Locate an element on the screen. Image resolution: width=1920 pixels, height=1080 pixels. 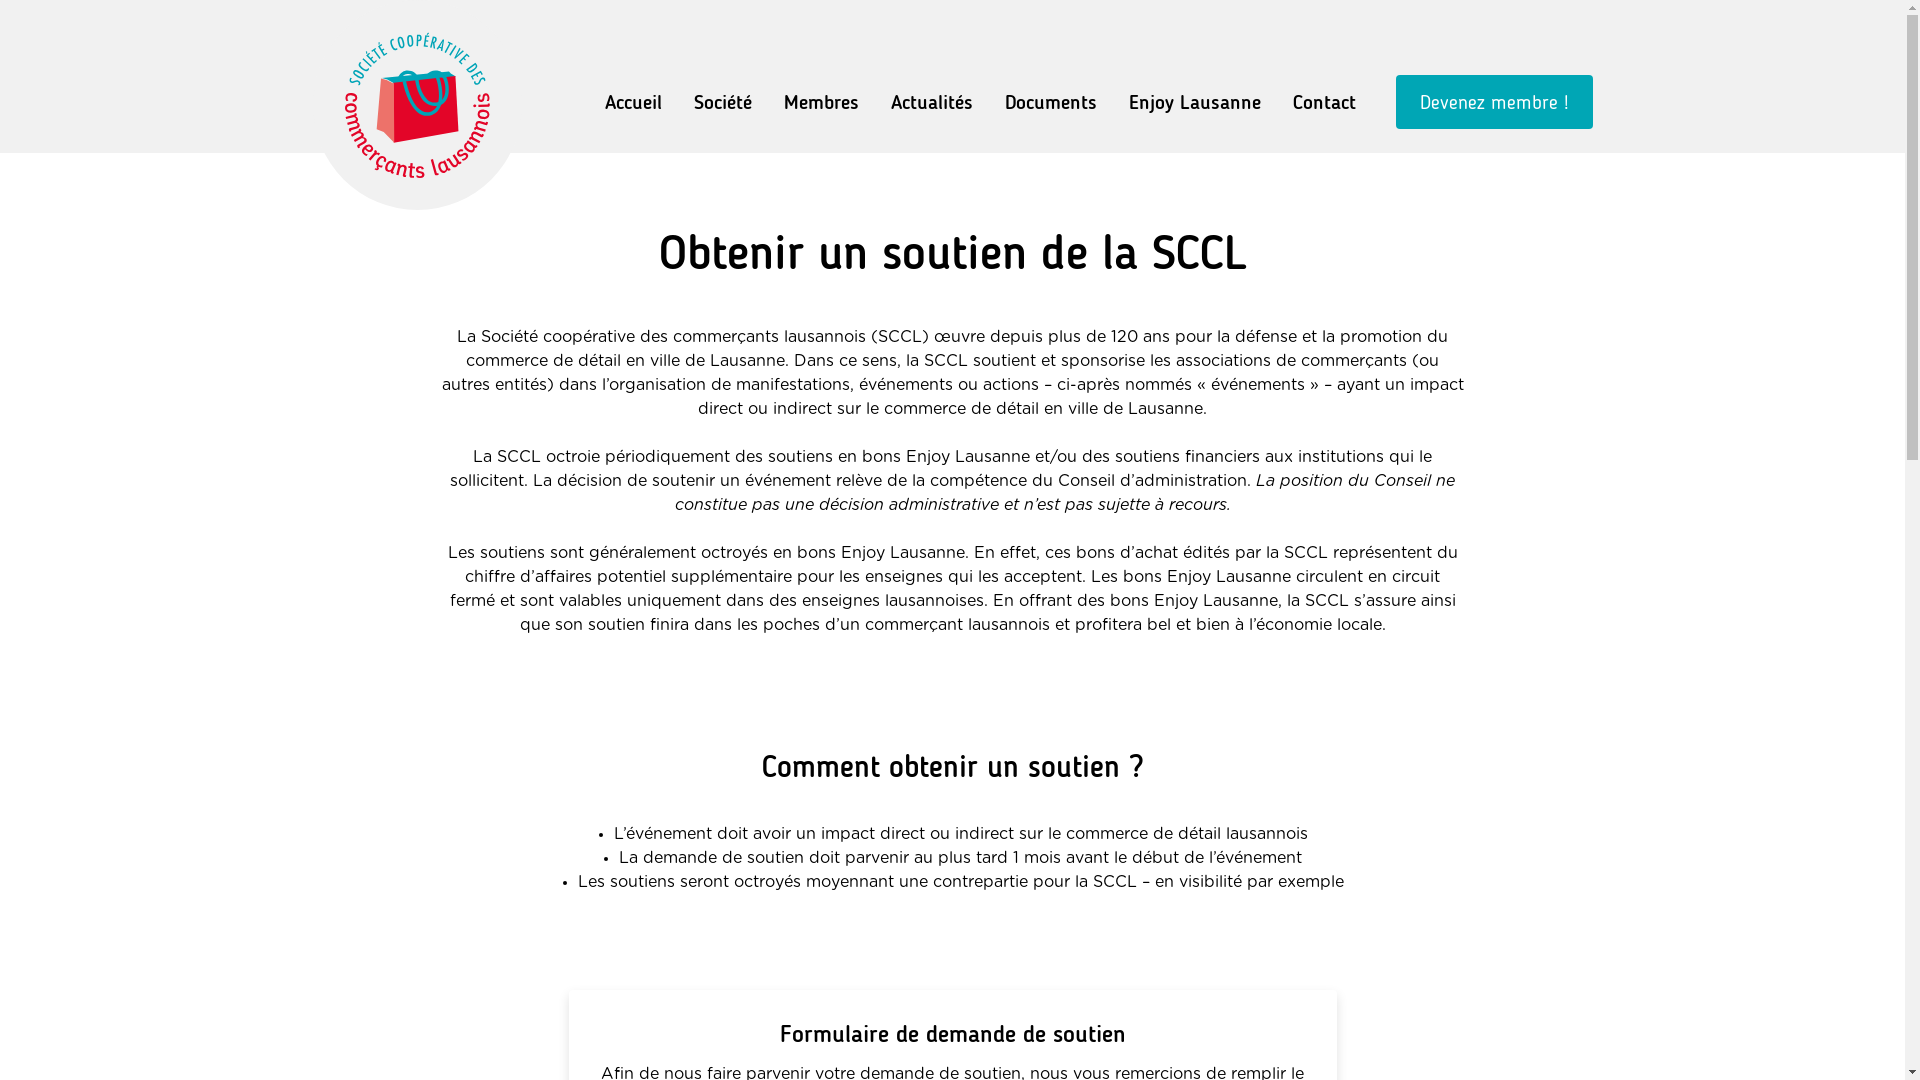
'Membres' is located at coordinates (821, 101).